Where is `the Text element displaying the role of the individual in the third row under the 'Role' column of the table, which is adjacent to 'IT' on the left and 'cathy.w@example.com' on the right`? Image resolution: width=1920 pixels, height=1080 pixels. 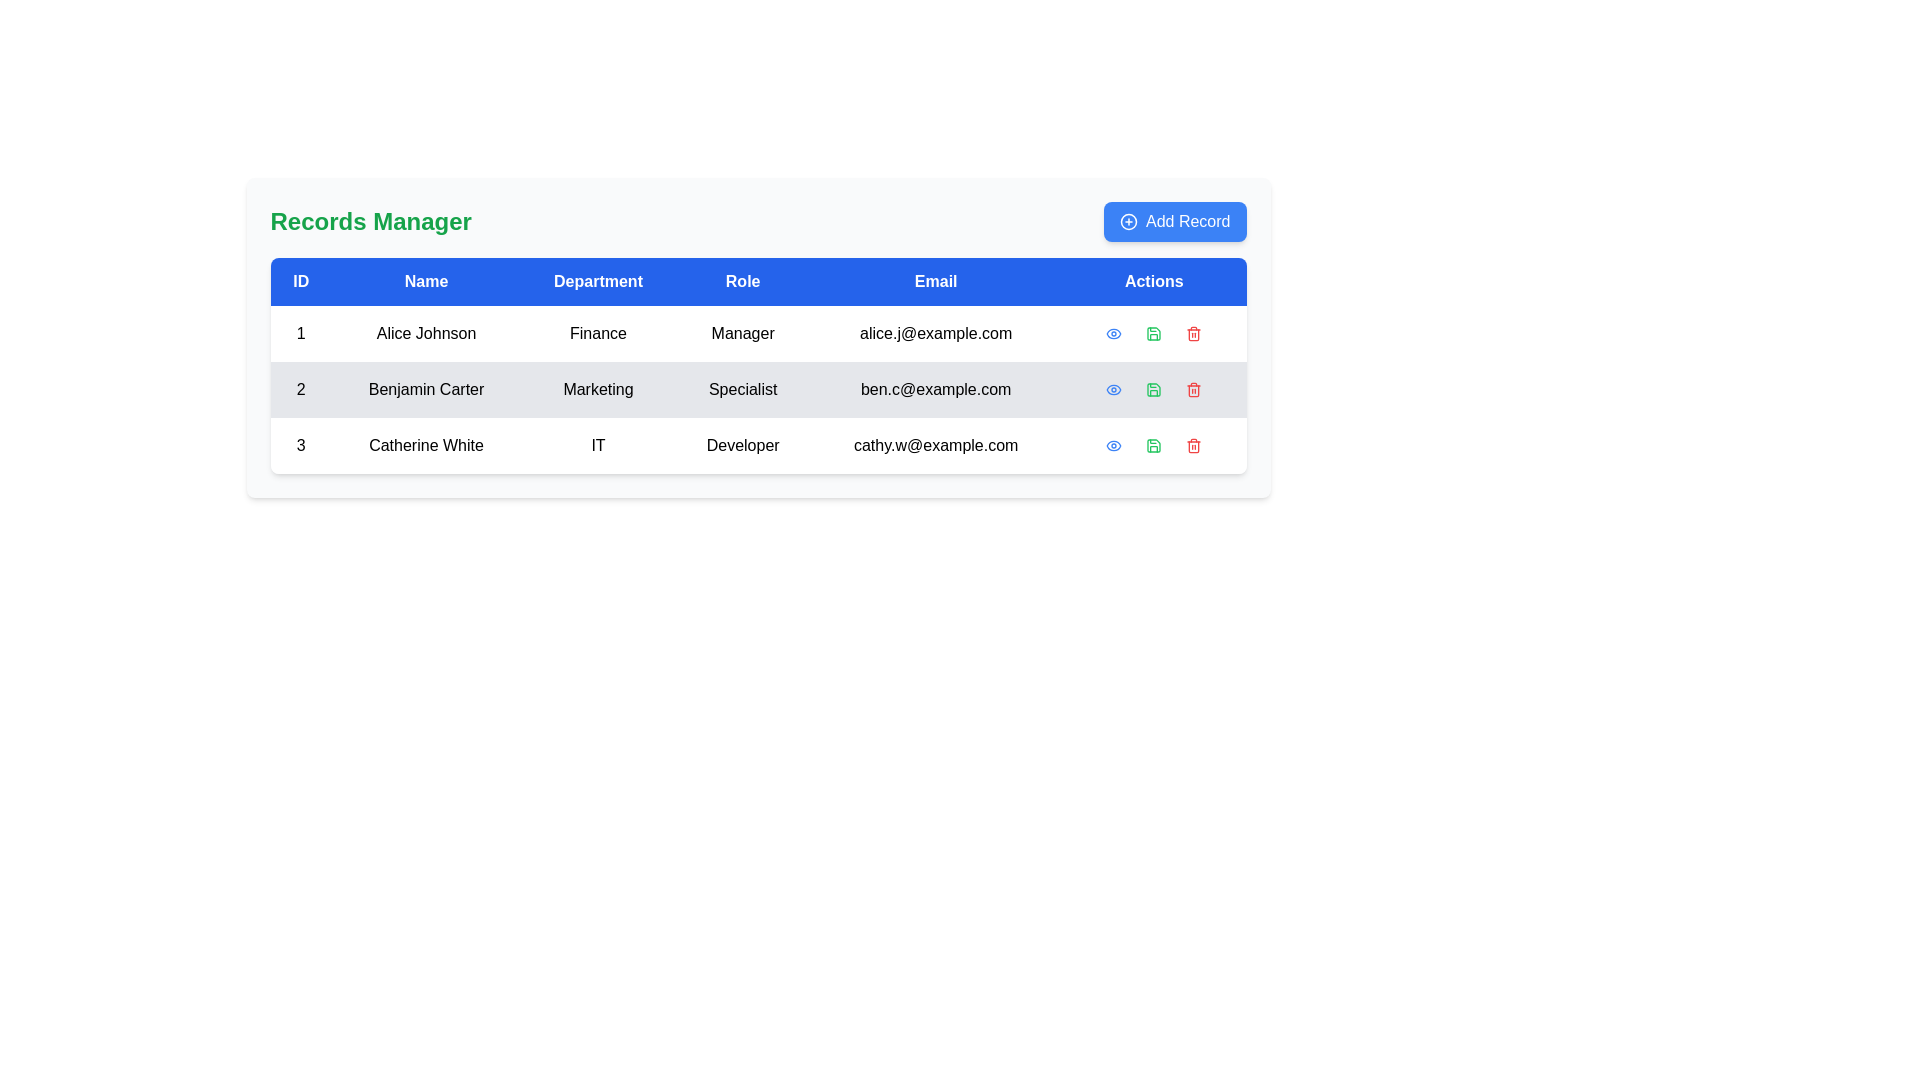 the Text element displaying the role of the individual in the third row under the 'Role' column of the table, which is adjacent to 'IT' on the left and 'cathy.w@example.com' on the right is located at coordinates (742, 445).